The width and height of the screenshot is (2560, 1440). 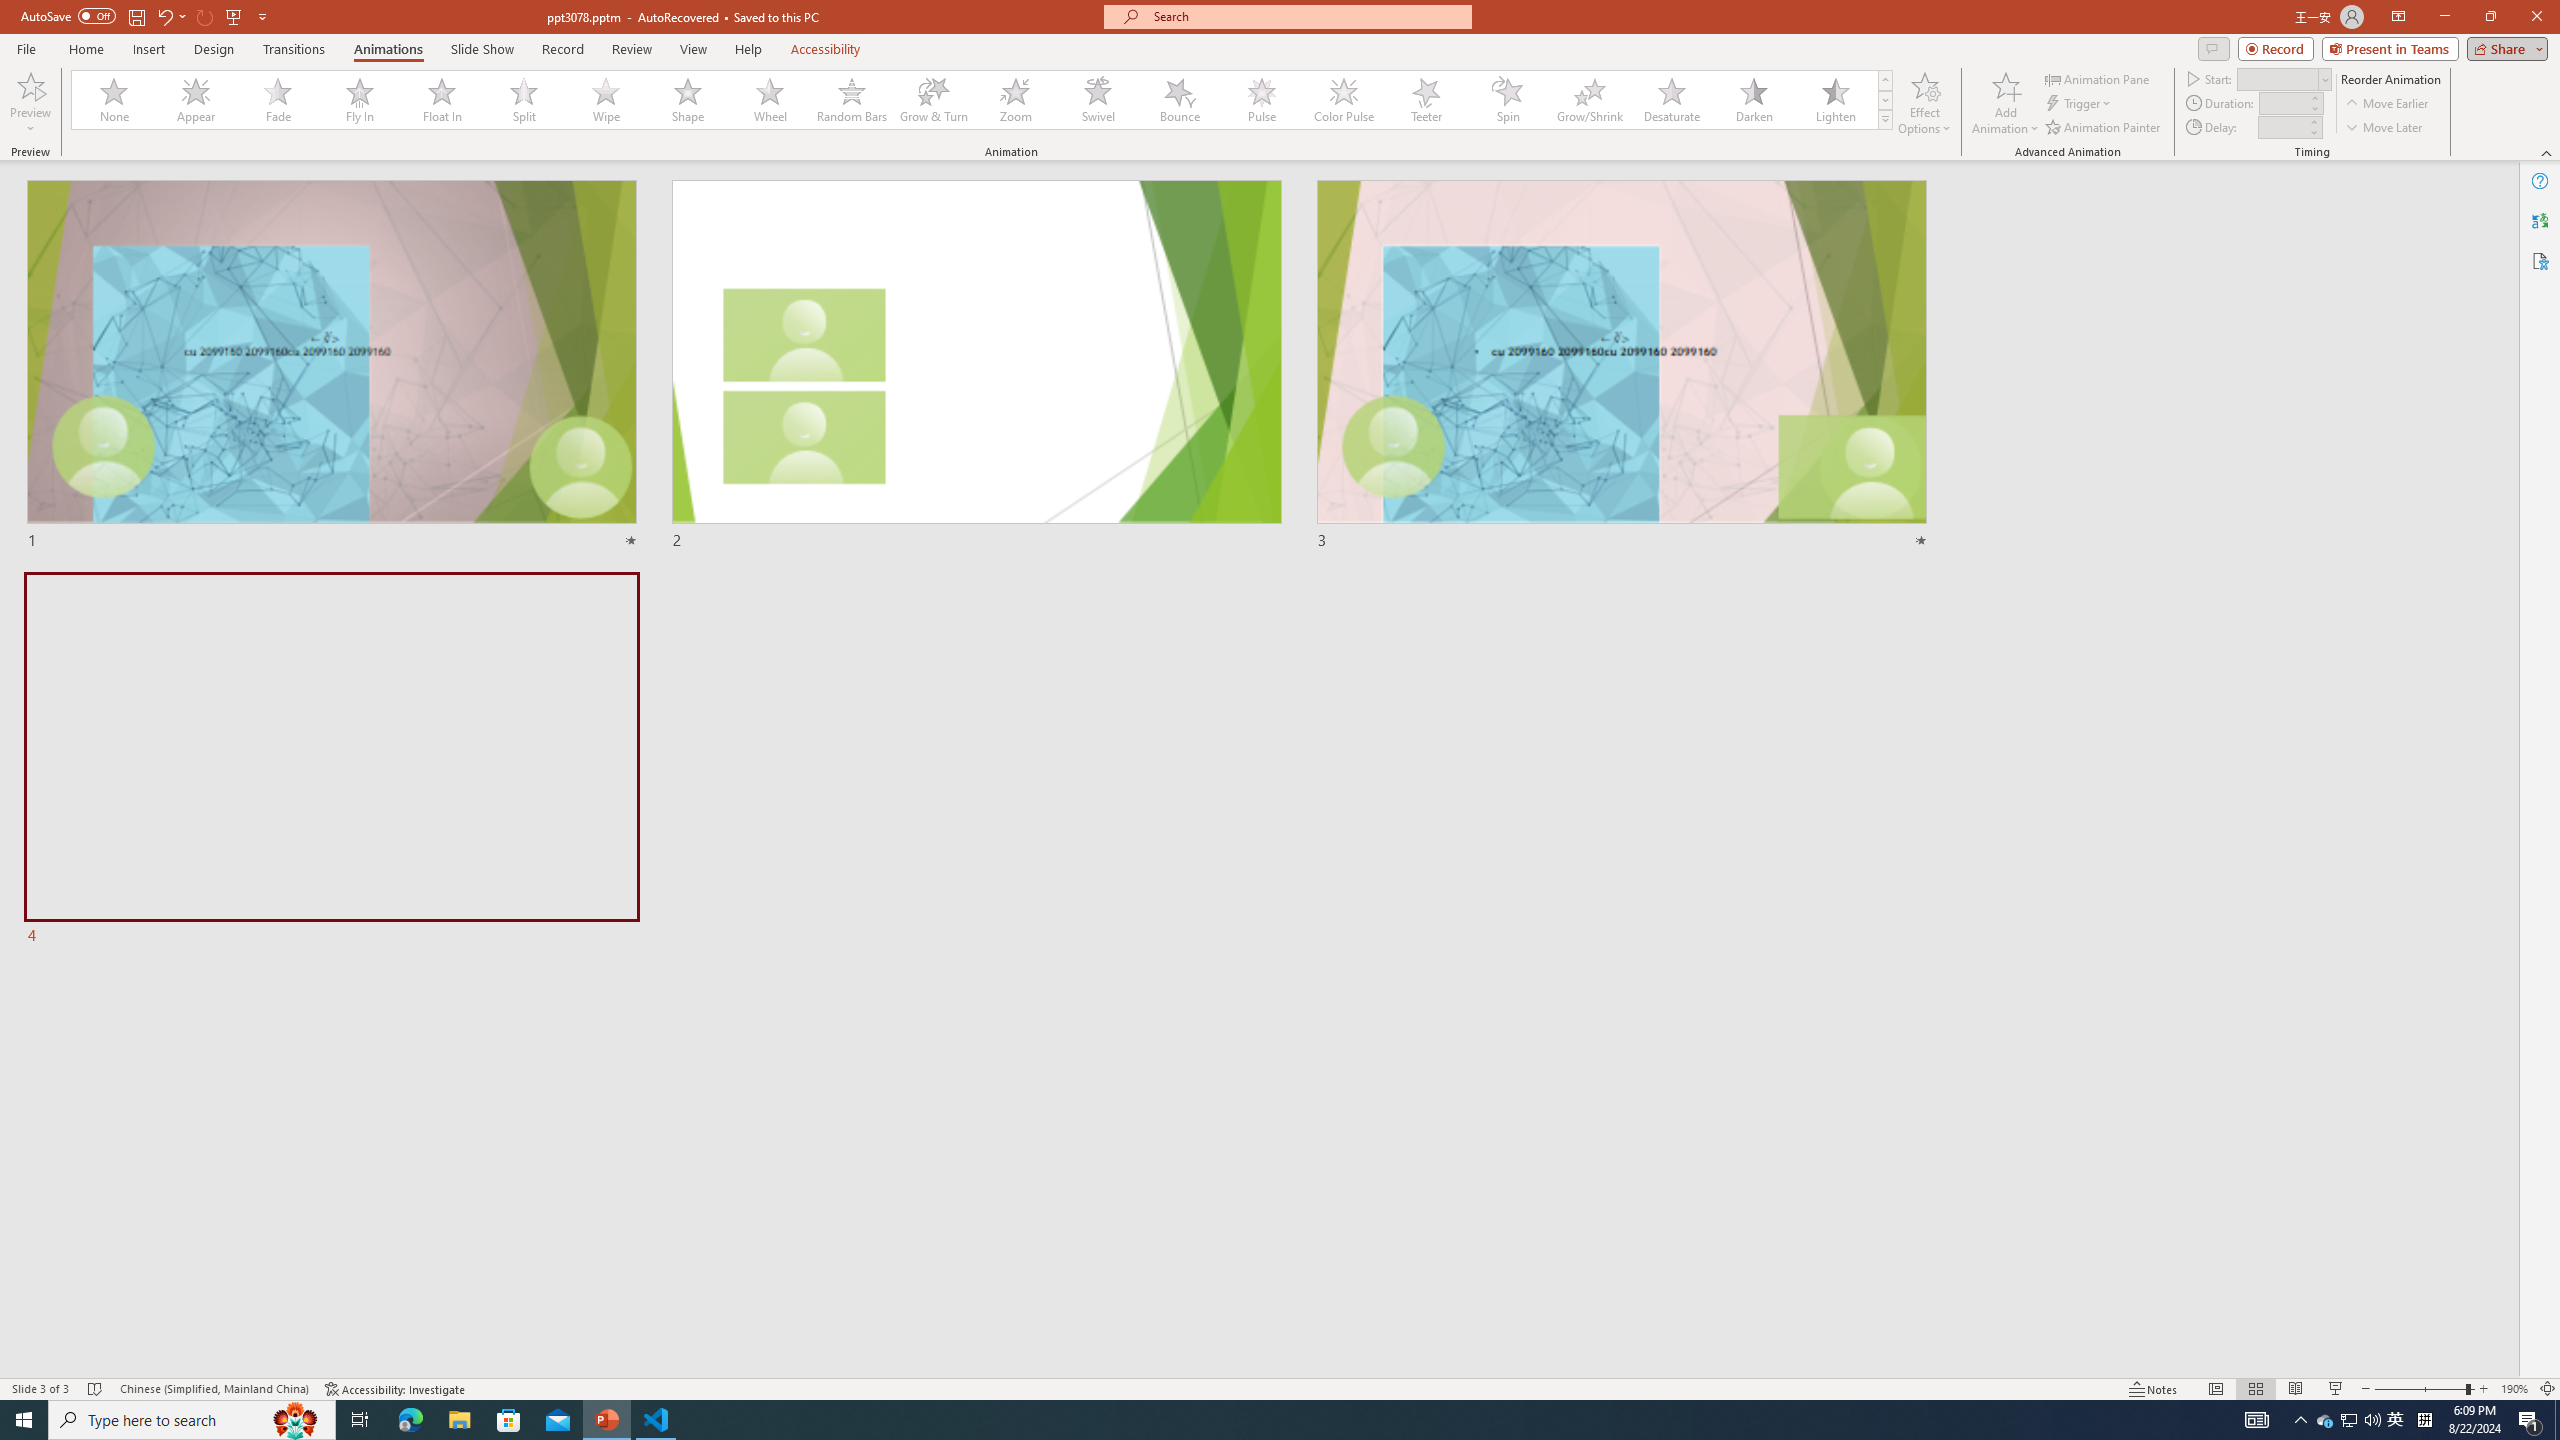 I want to click on 'Grow/Shrink', so click(x=1589, y=99).